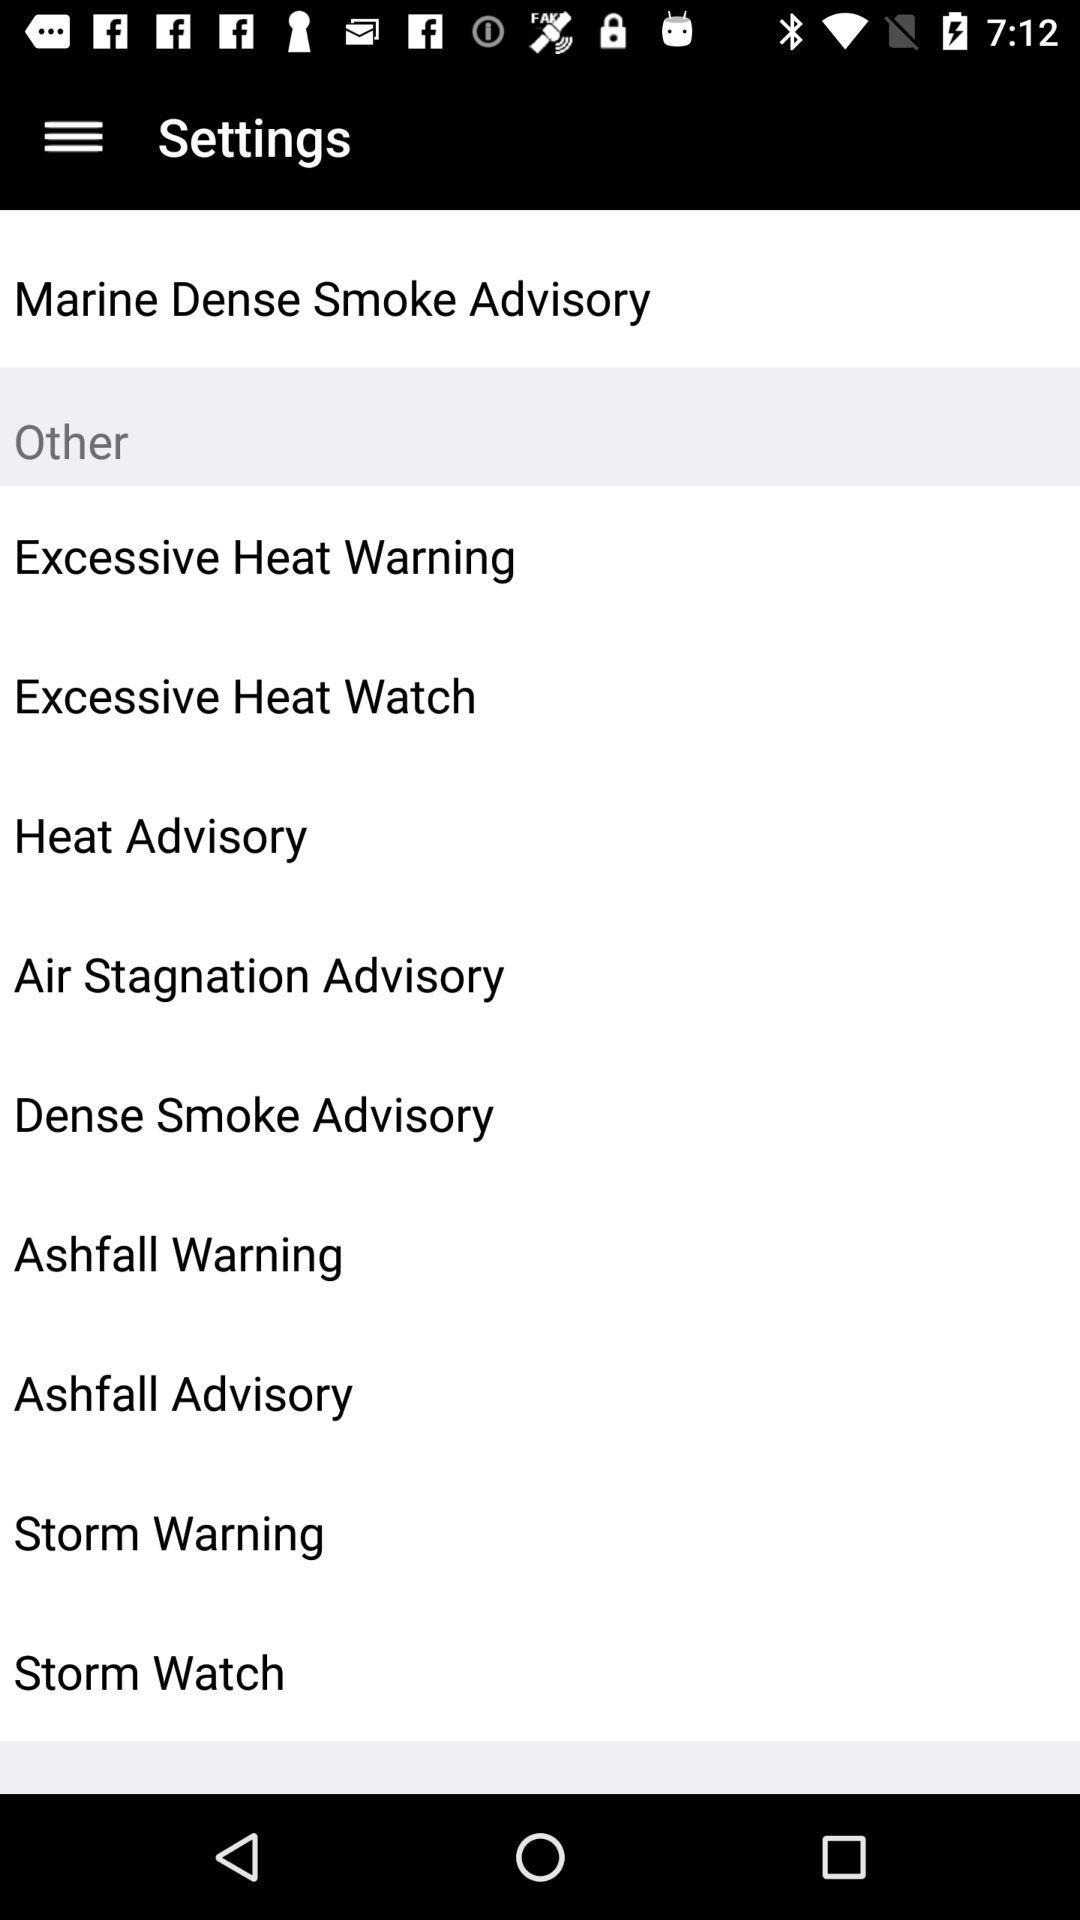 The height and width of the screenshot is (1920, 1080). Describe the element at coordinates (72, 135) in the screenshot. I see `display menu` at that location.